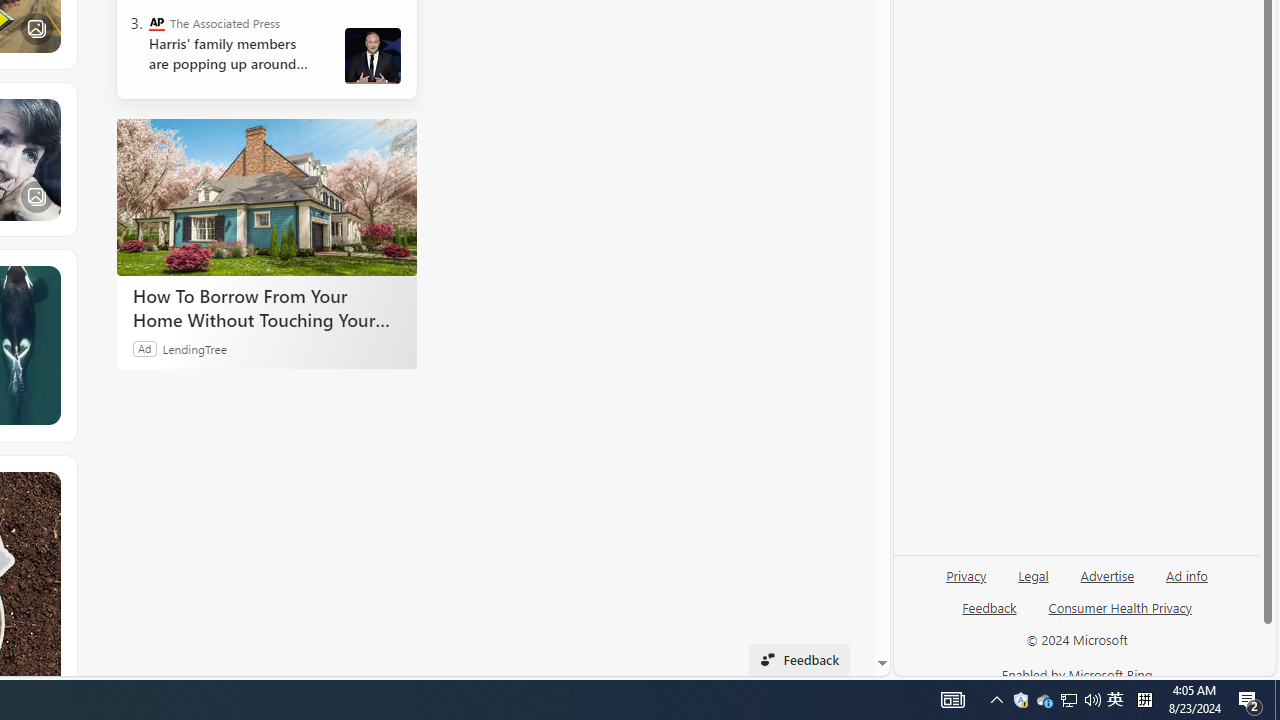 The height and width of the screenshot is (720, 1280). Describe the element at coordinates (1033, 583) in the screenshot. I see `'Legal'` at that location.